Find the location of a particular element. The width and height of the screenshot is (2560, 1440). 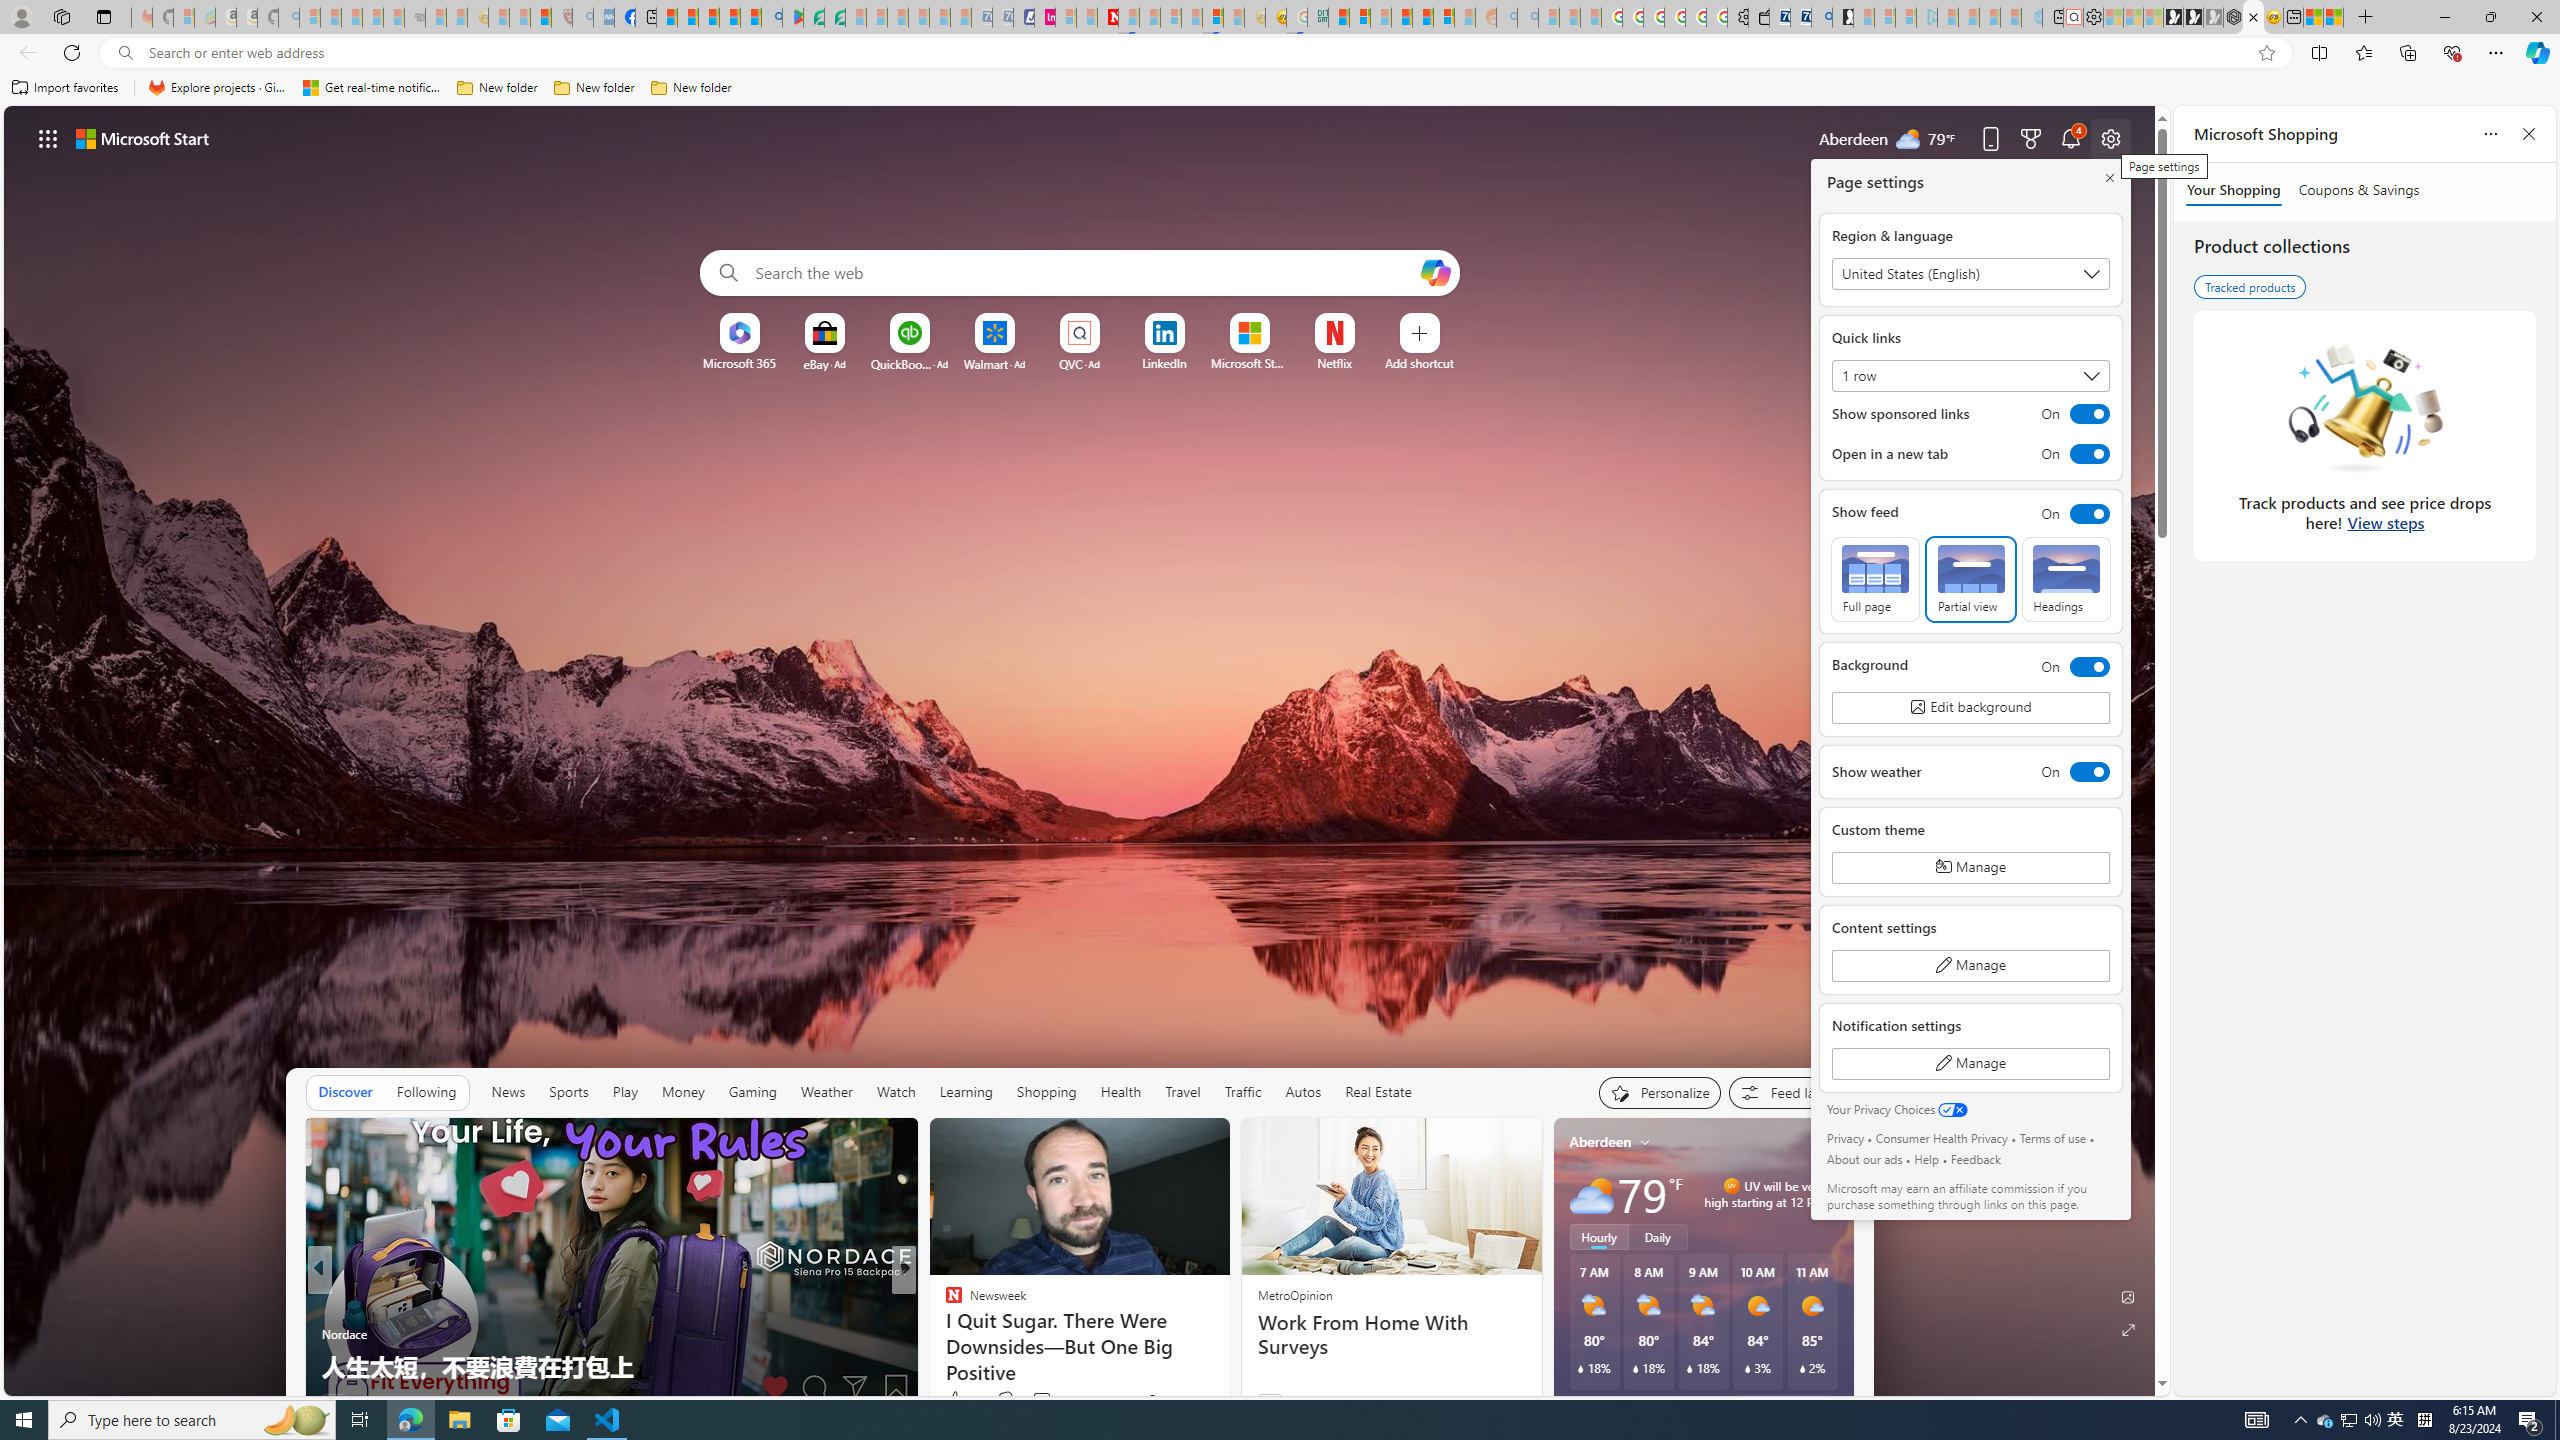

'Shopping' is located at coordinates (1047, 1091).